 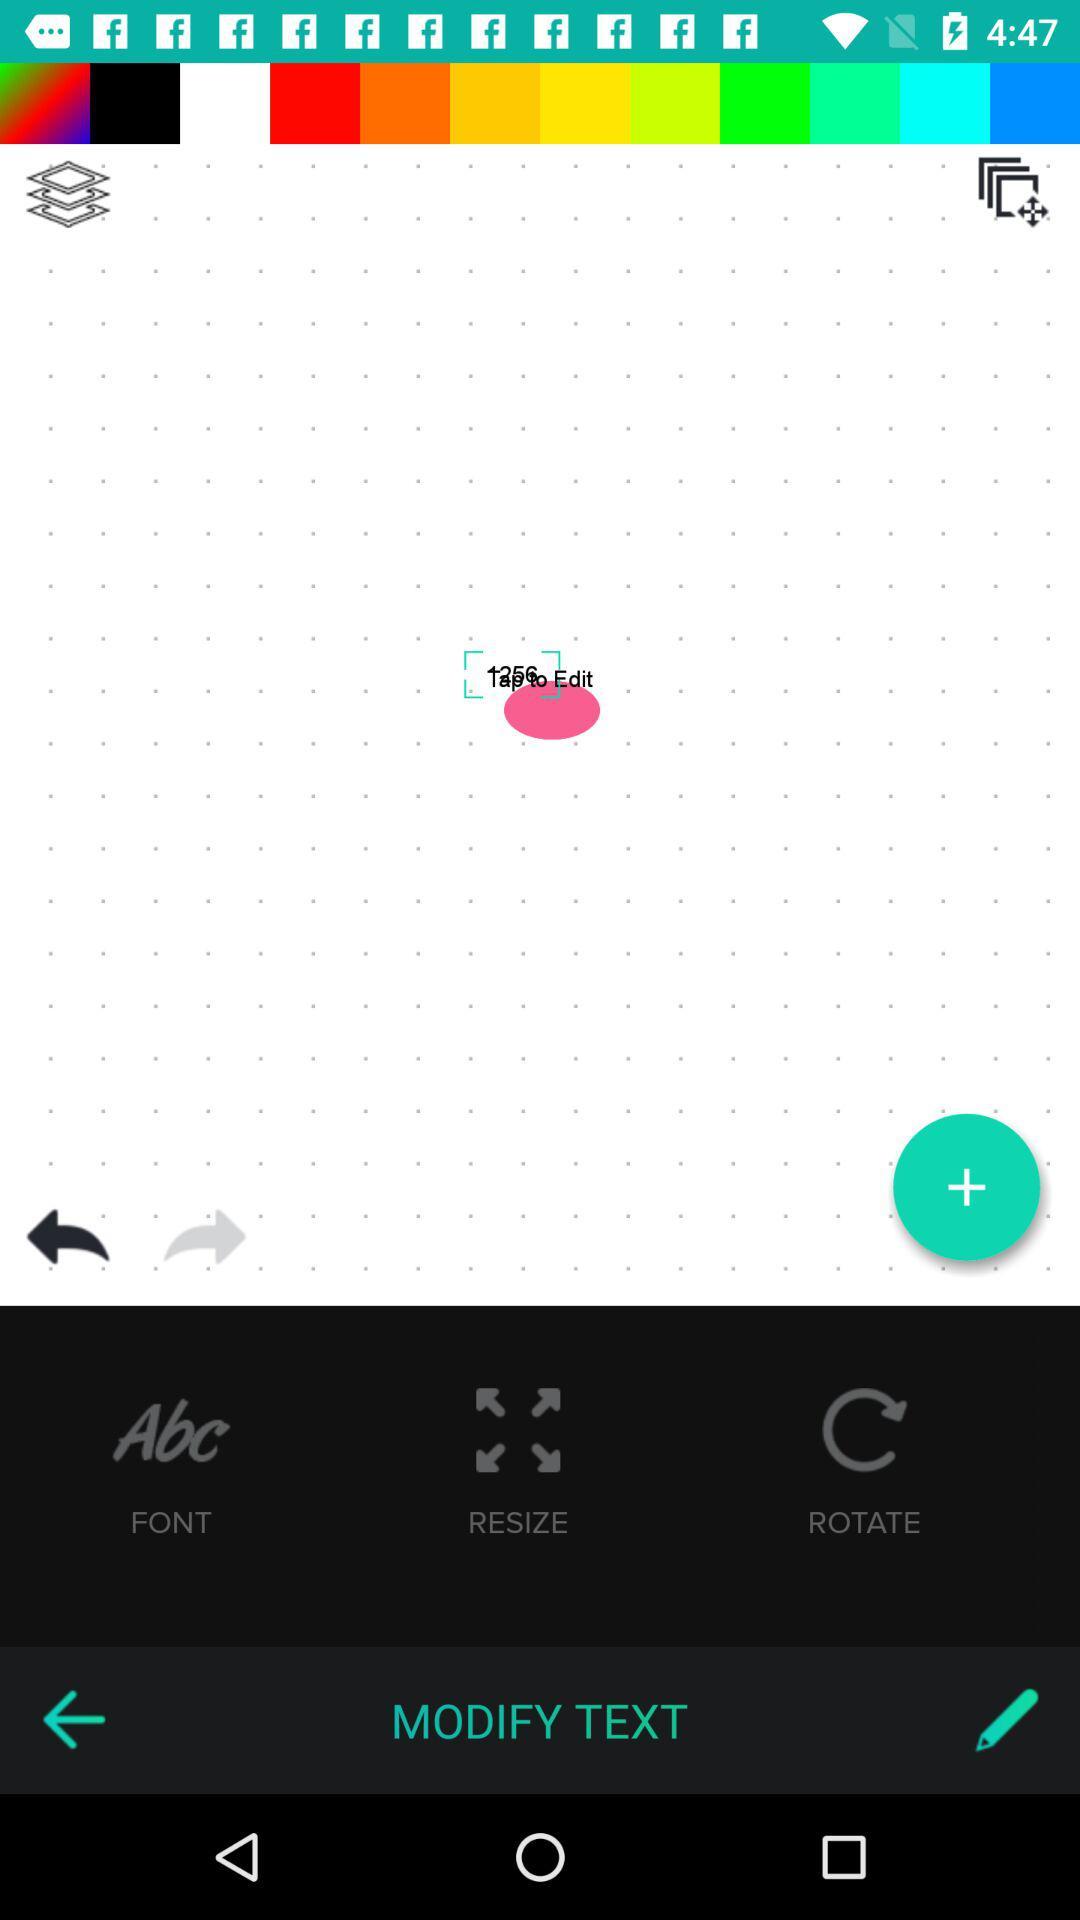 I want to click on layers, so click(x=67, y=194).